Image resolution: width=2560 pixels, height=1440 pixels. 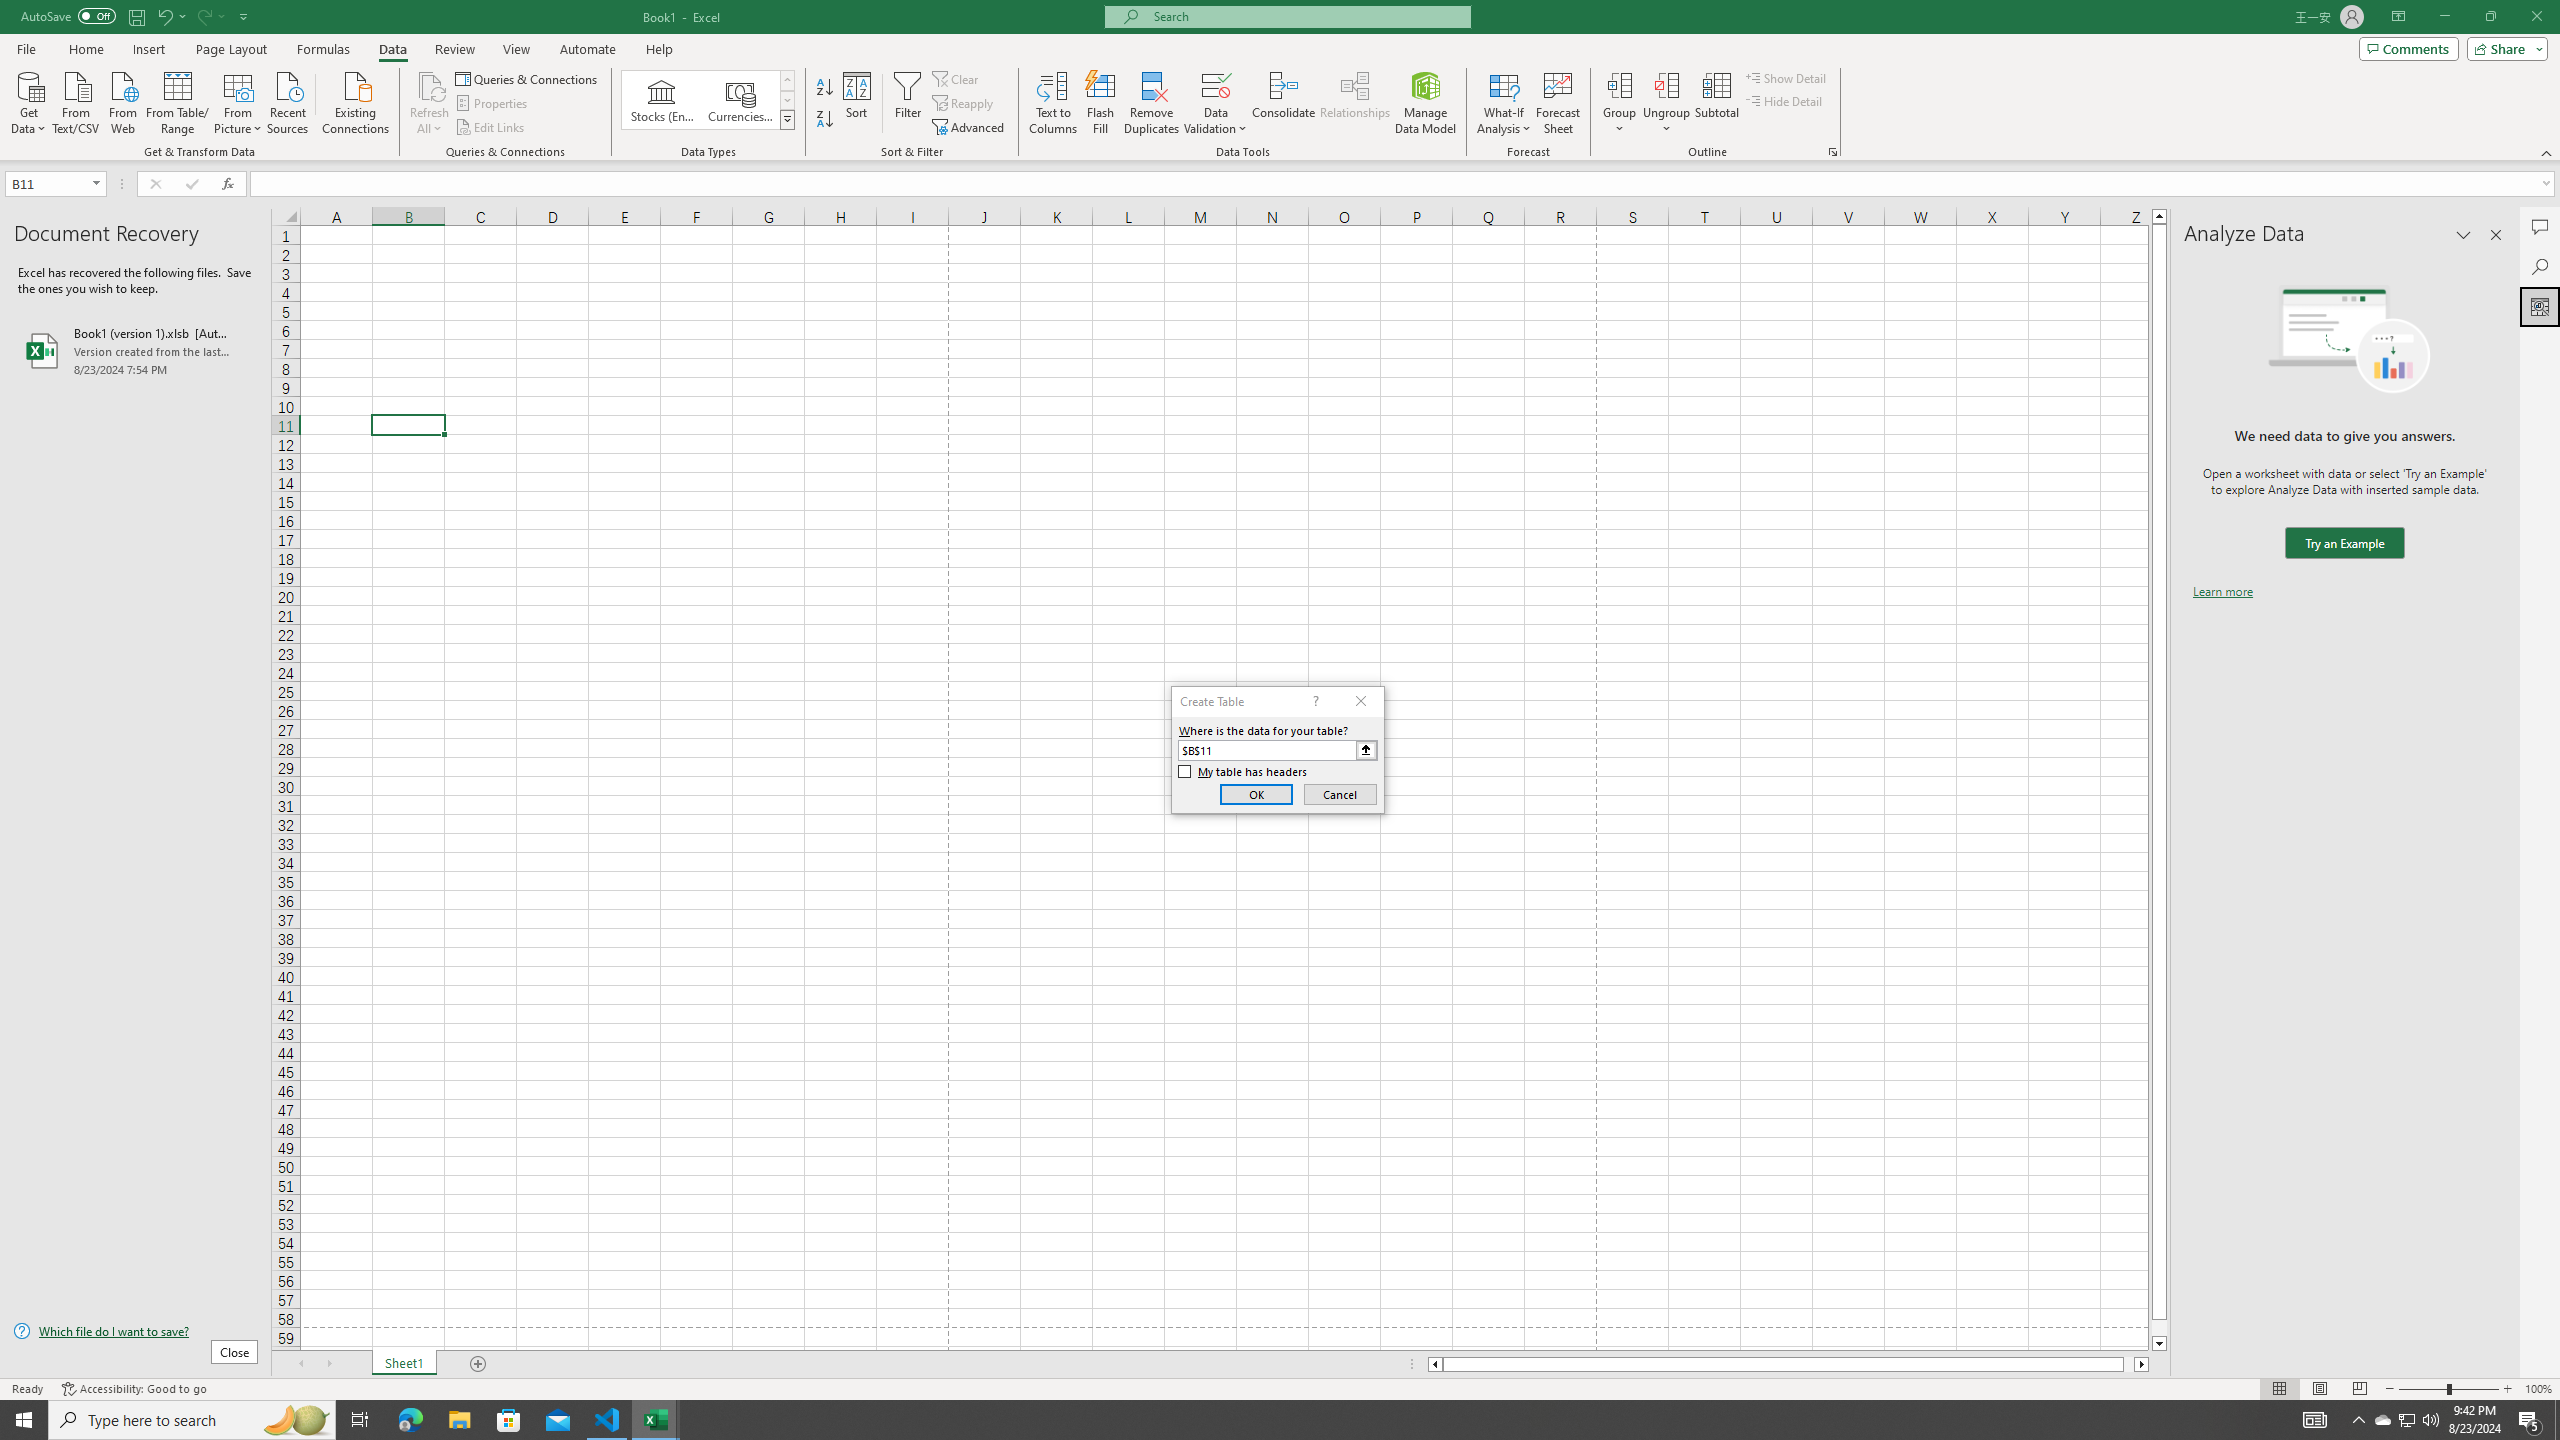 What do you see at coordinates (906, 103) in the screenshot?
I see `'Filter'` at bounding box center [906, 103].